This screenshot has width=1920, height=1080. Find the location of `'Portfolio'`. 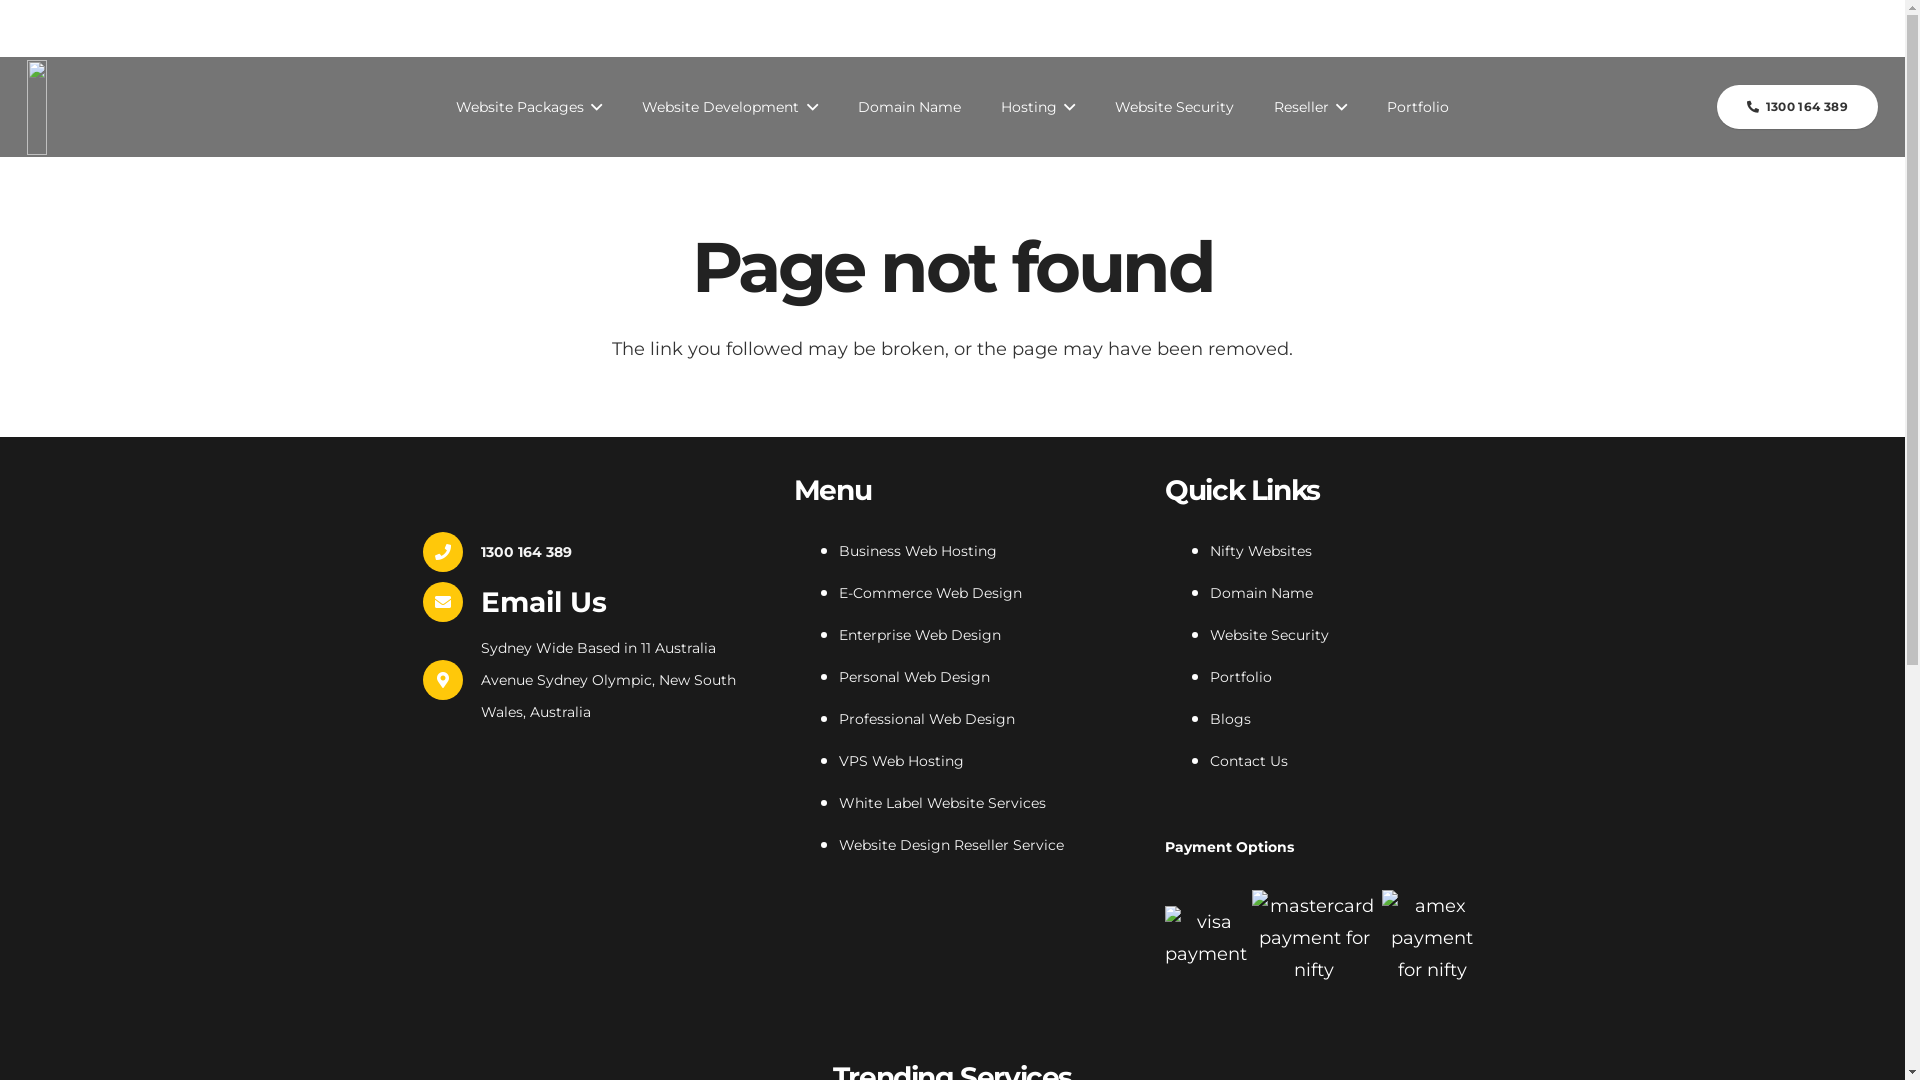

'Portfolio' is located at coordinates (1416, 107).